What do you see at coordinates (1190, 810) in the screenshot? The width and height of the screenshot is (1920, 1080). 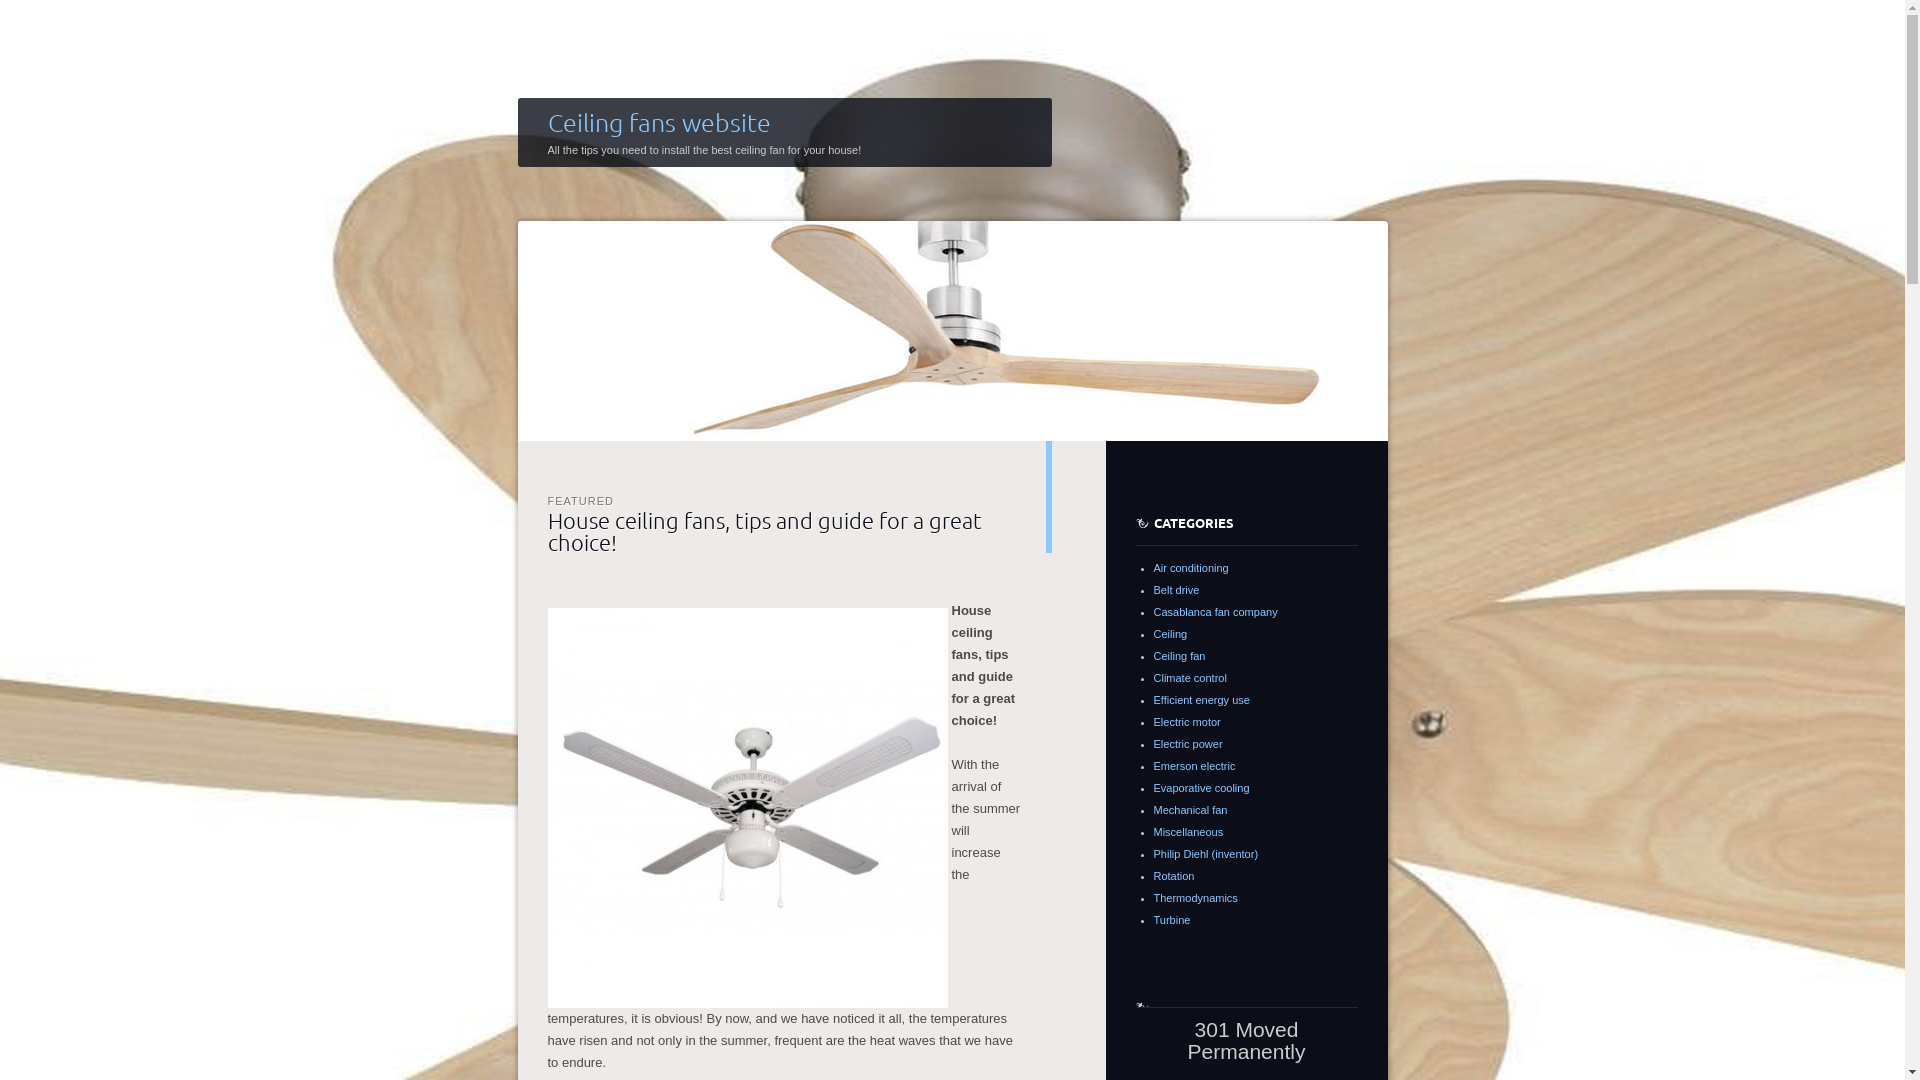 I see `'Mechanical fan'` at bounding box center [1190, 810].